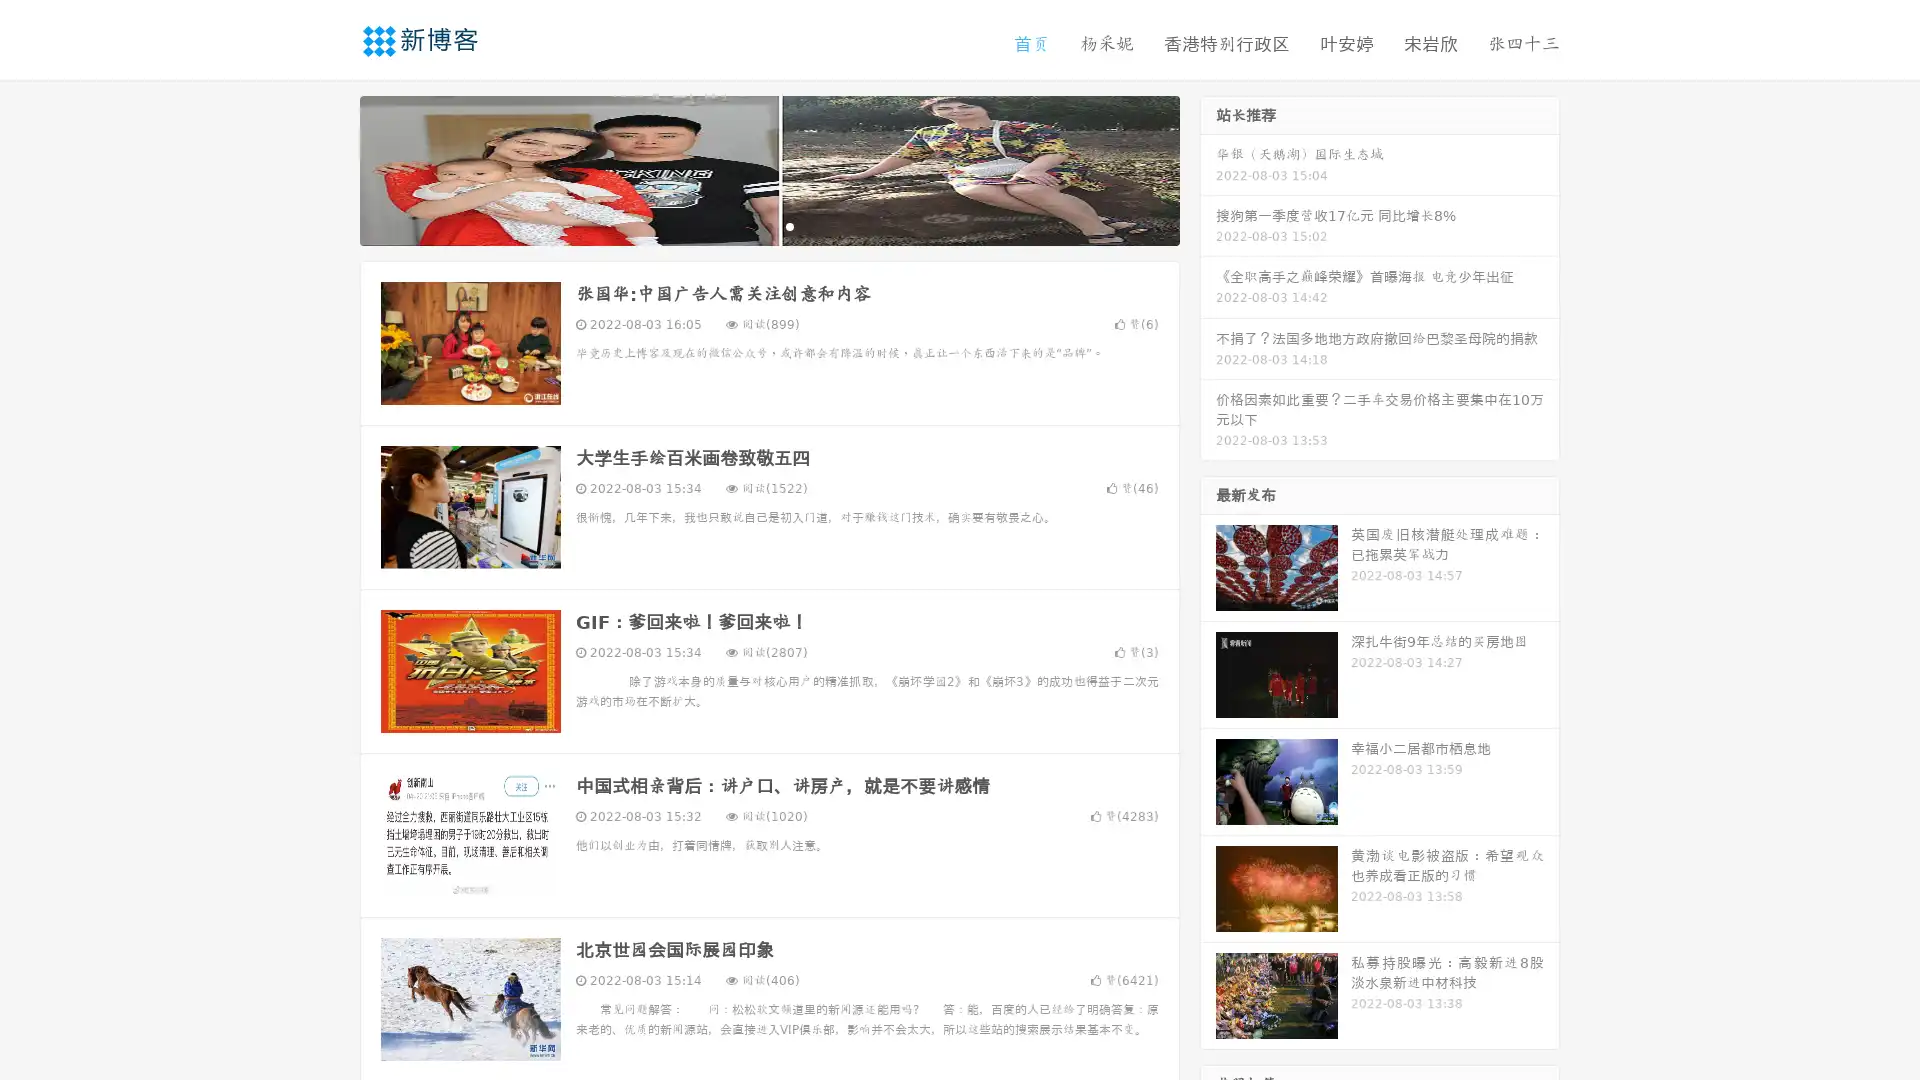 The width and height of the screenshot is (1920, 1080). Describe the element at coordinates (330, 168) in the screenshot. I see `Previous slide` at that location.